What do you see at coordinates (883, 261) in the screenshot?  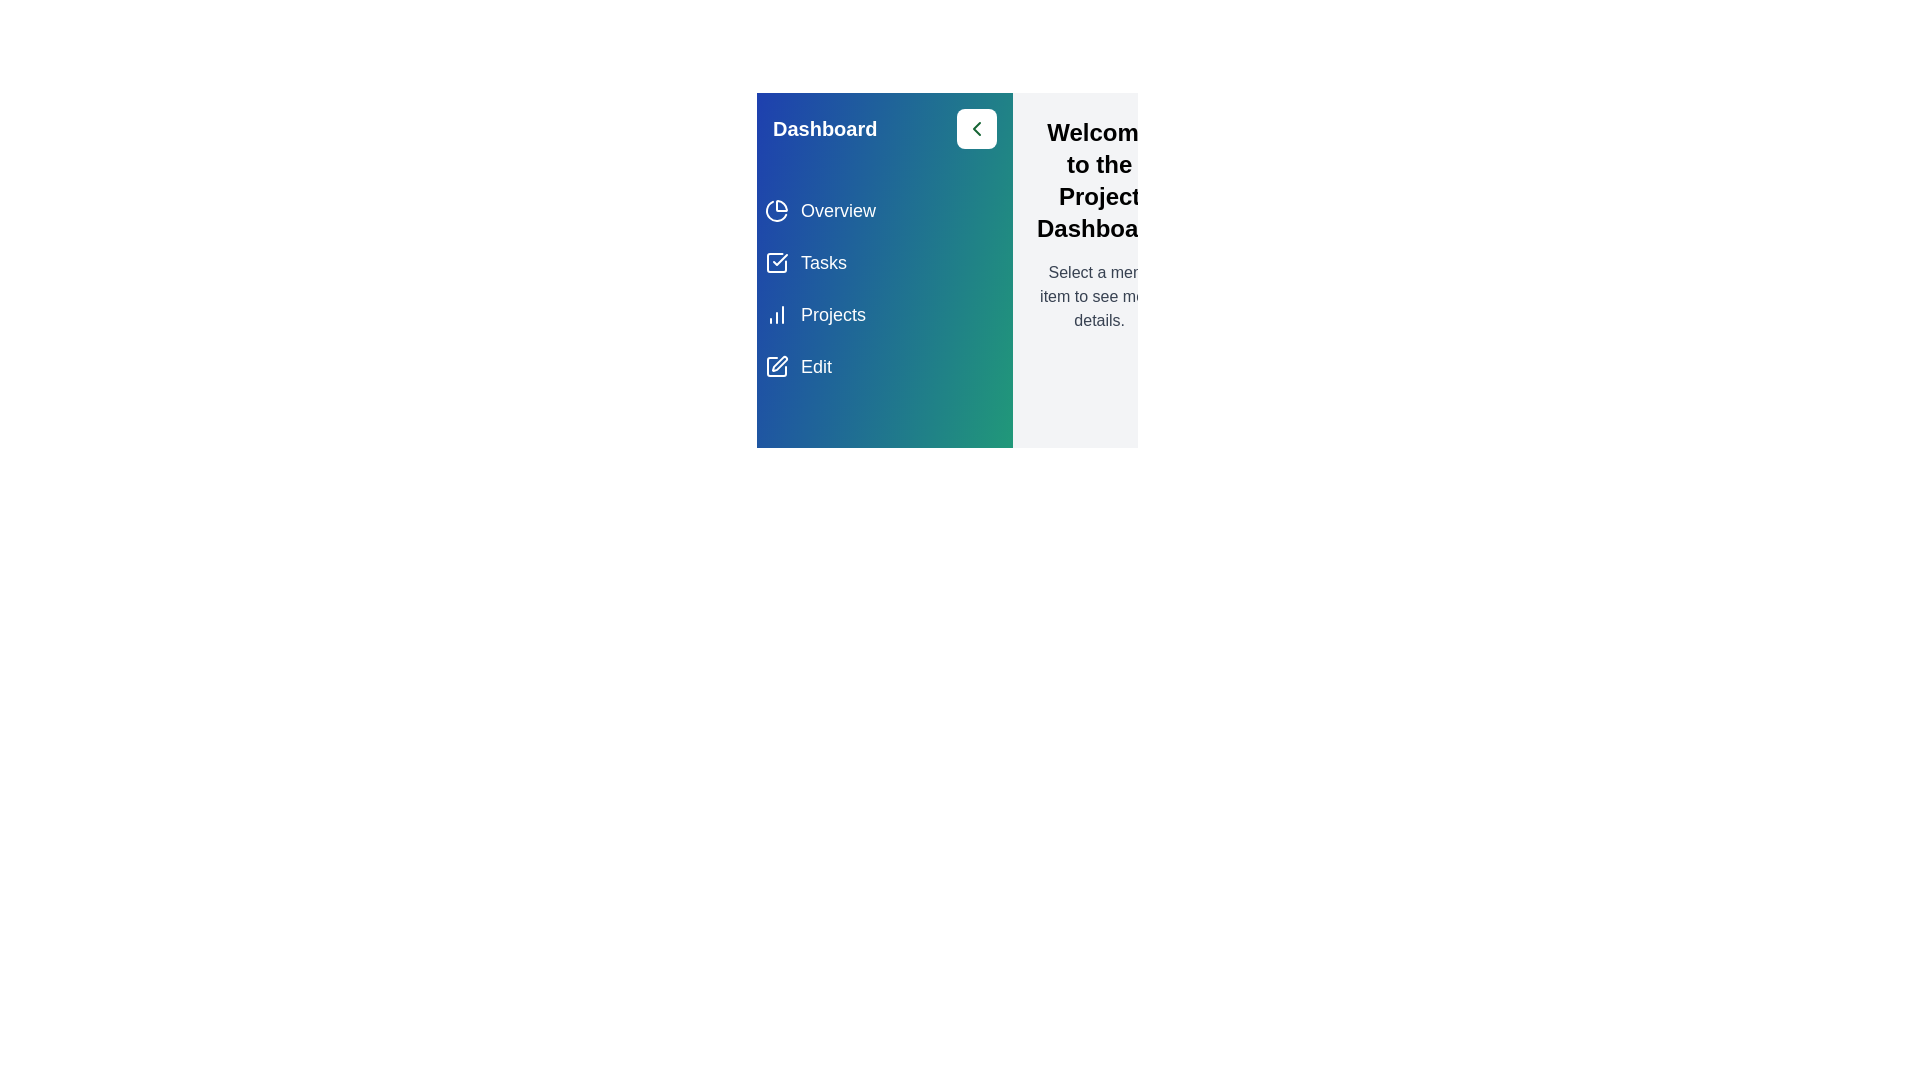 I see `the menu item Tasks from the list` at bounding box center [883, 261].